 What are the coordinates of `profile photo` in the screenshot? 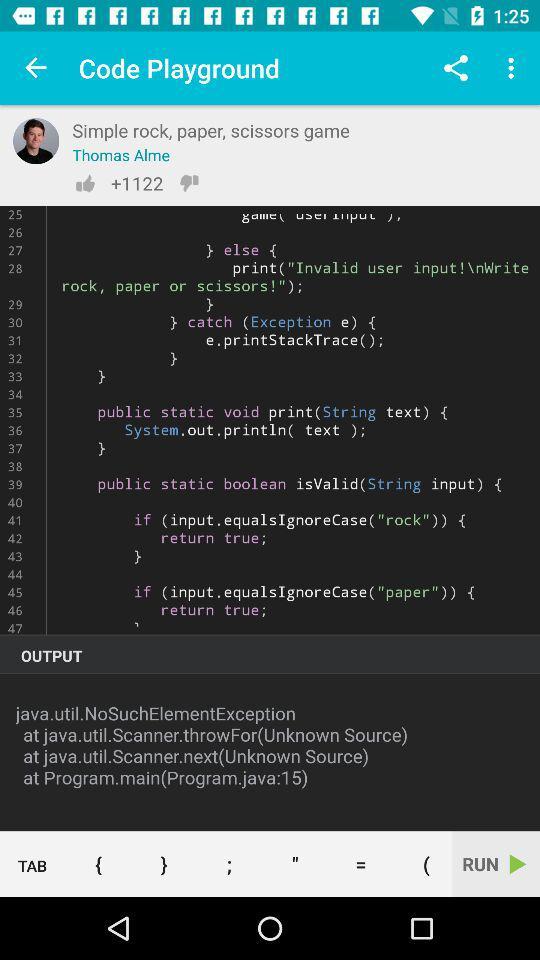 It's located at (36, 140).